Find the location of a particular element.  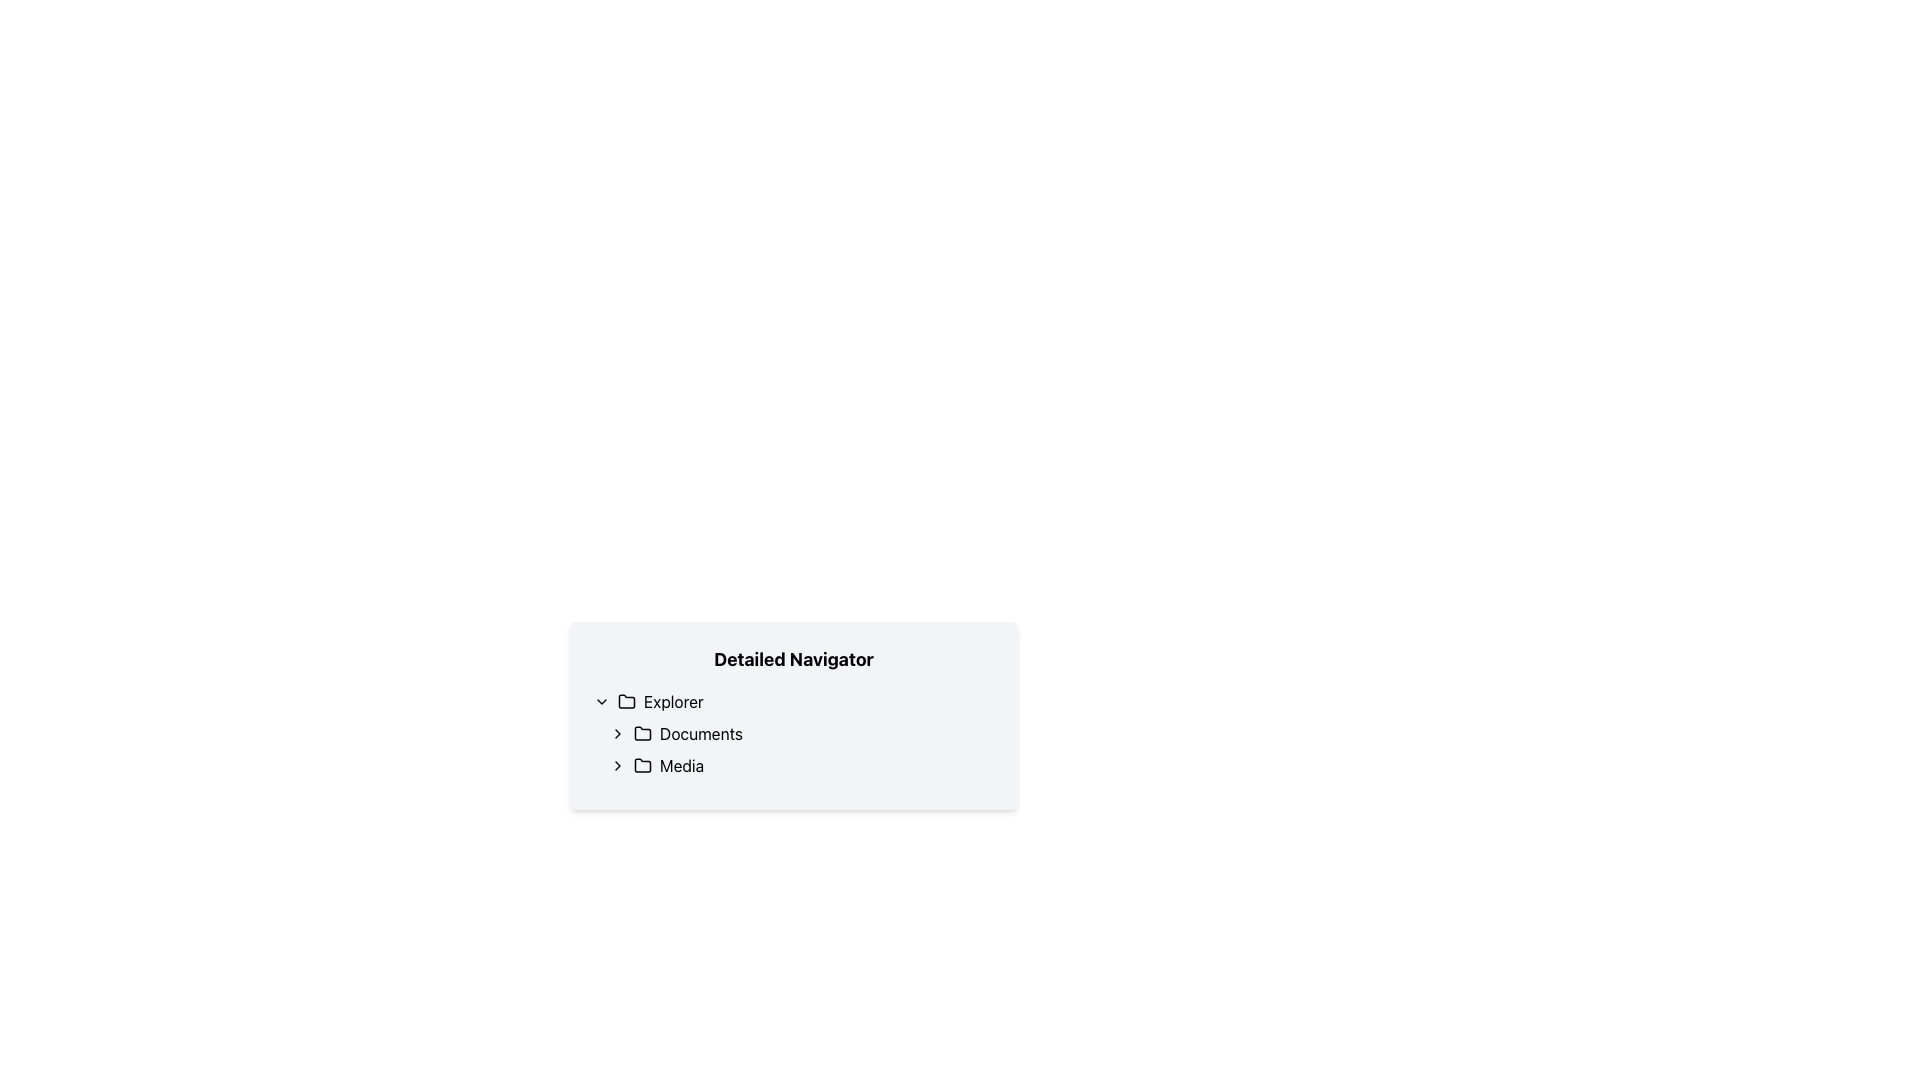

the 'Documents Media' navigation element in the file explorer interface is located at coordinates (801, 749).